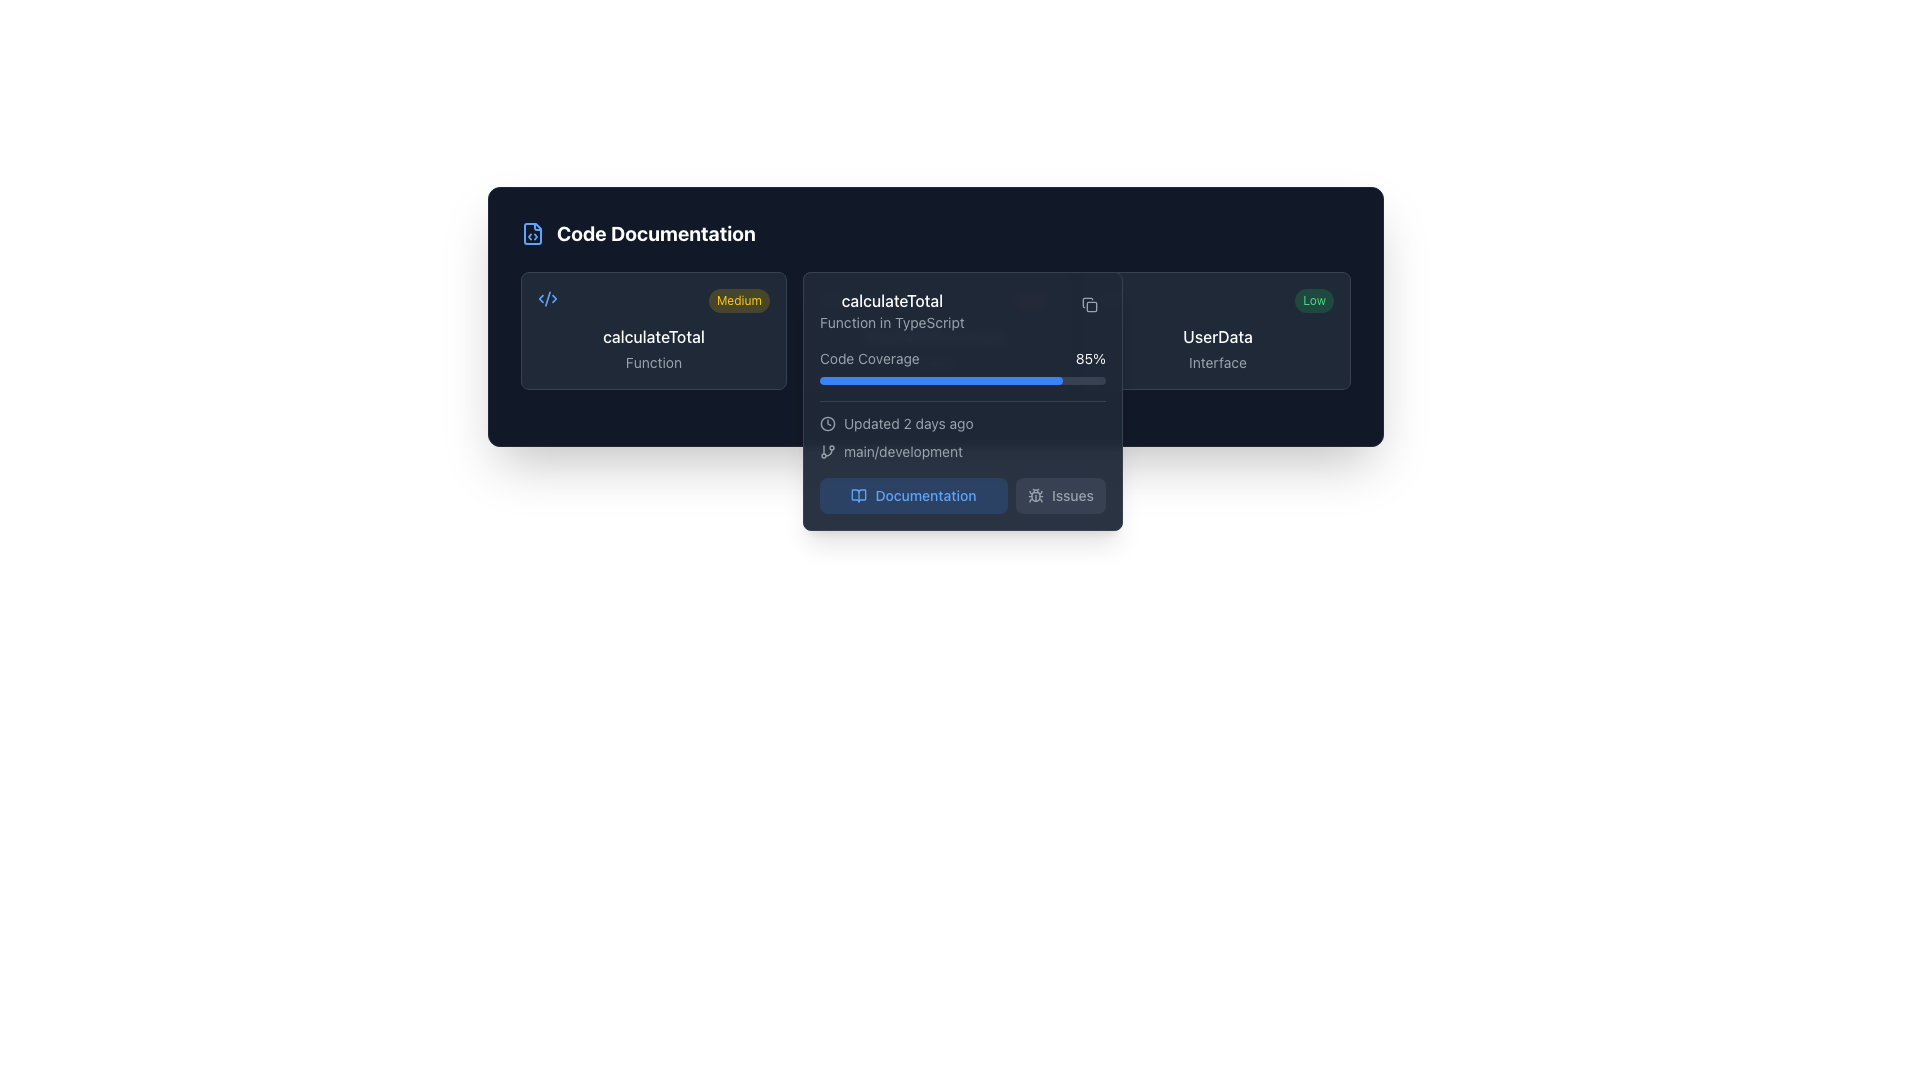 The height and width of the screenshot is (1080, 1920). I want to click on the label displaying the last update timestamp, located in the second row of the card, just above the text 'main/development', to the right of the clock icon, so click(963, 423).